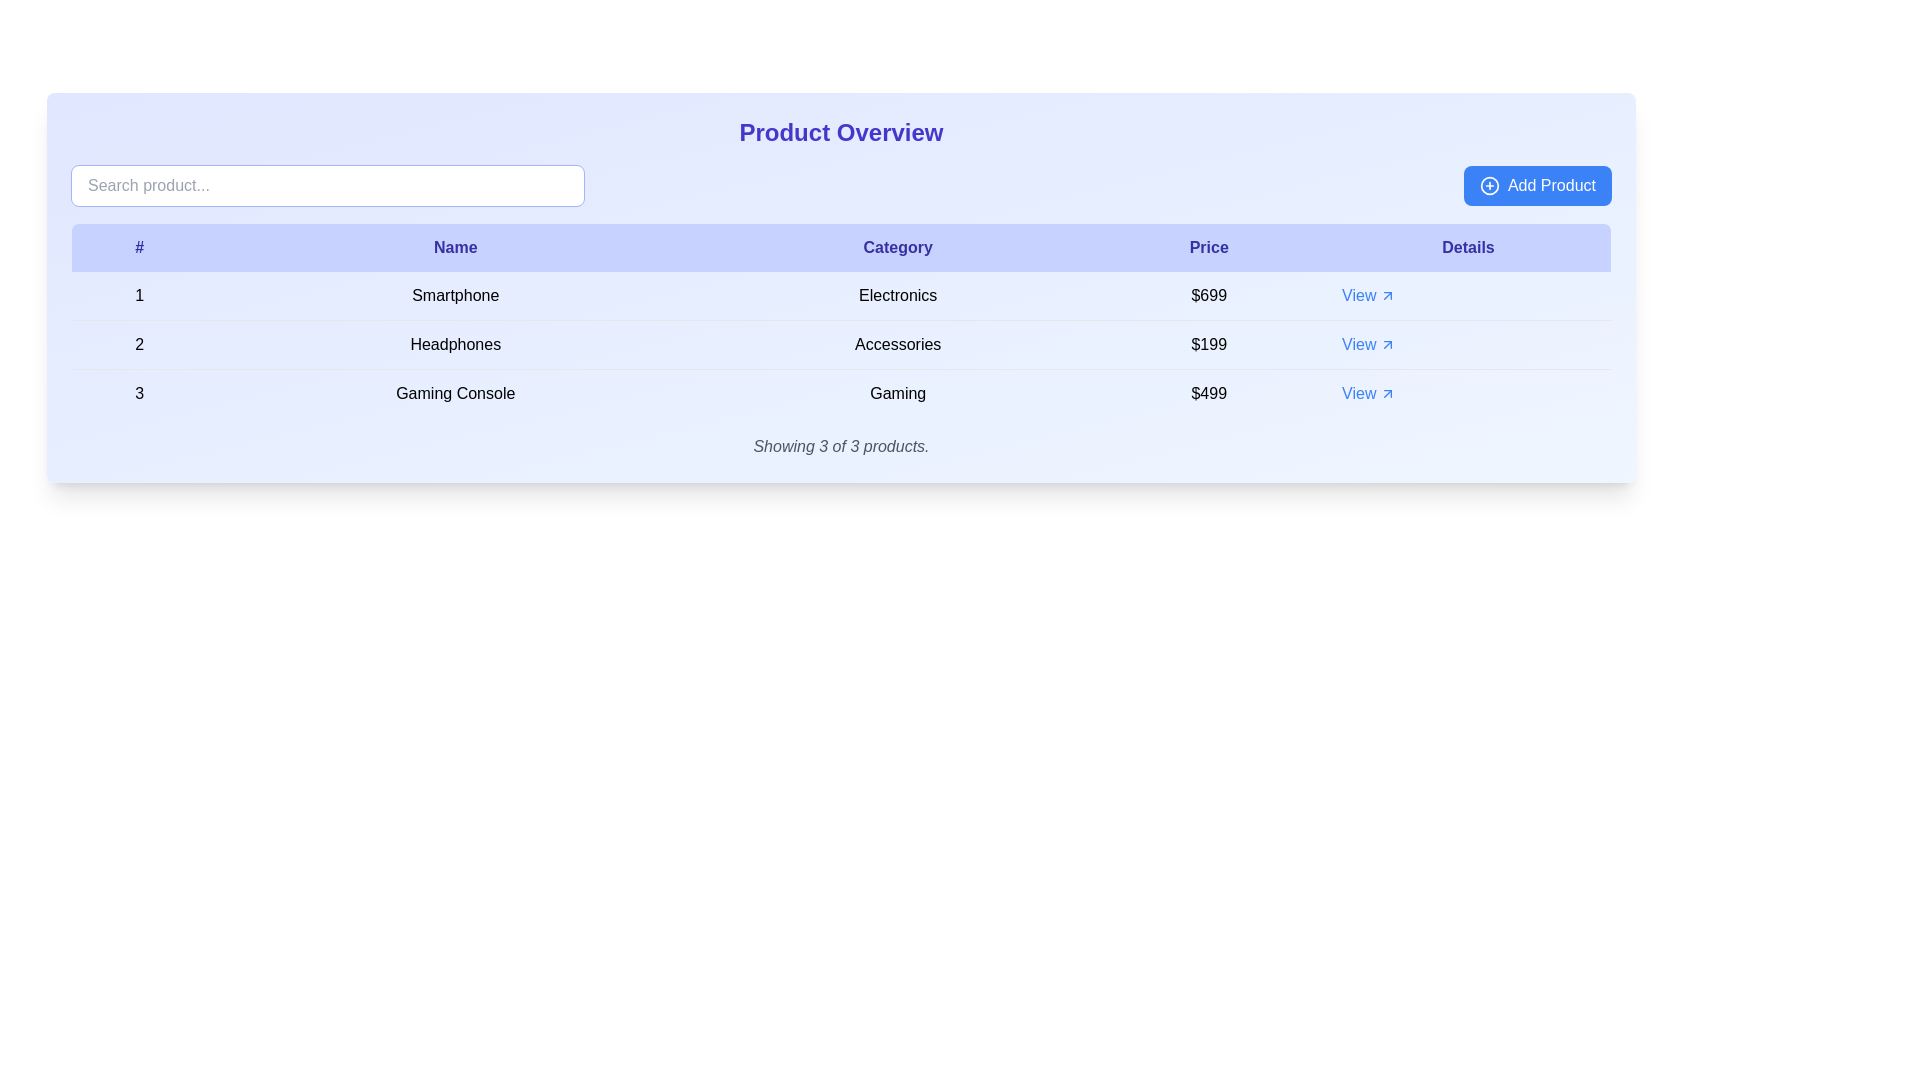 The width and height of the screenshot is (1920, 1080). What do you see at coordinates (1368, 343) in the screenshot?
I see `the hyperlink in the 'Details' column of the second row of the table` at bounding box center [1368, 343].